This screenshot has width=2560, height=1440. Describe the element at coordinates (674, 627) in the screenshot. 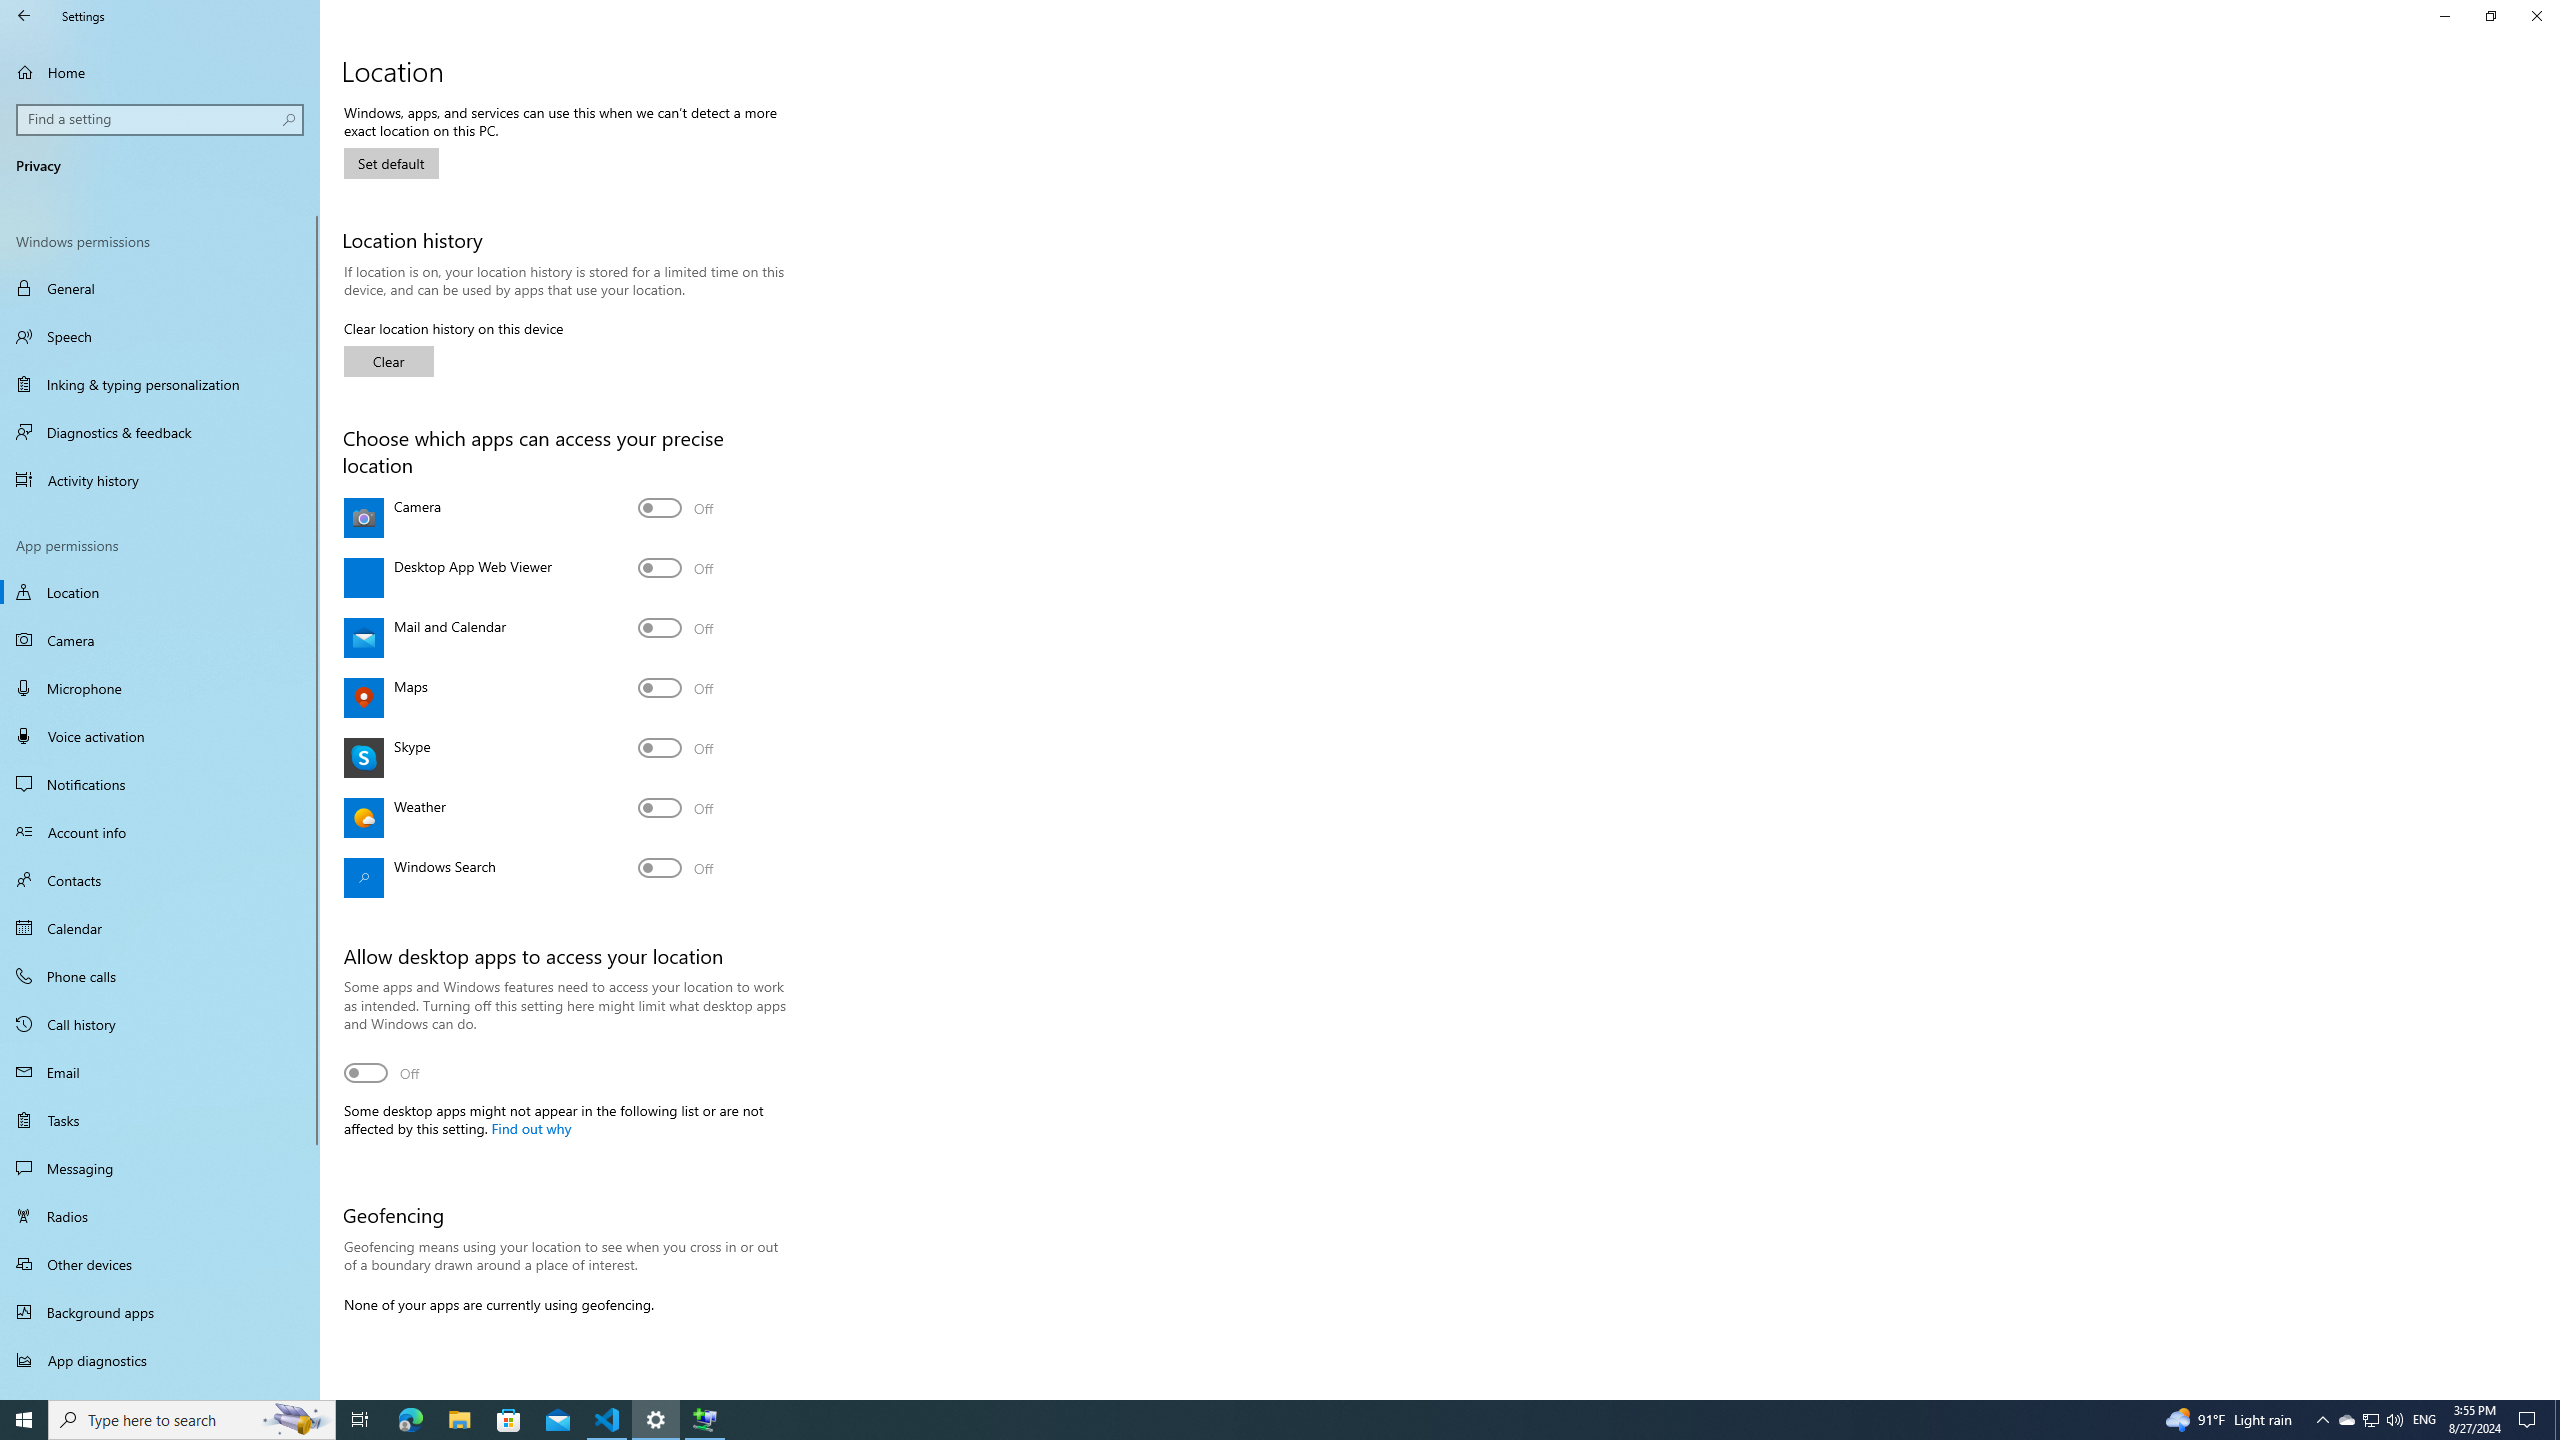

I see `'Mail and Calendar'` at that location.